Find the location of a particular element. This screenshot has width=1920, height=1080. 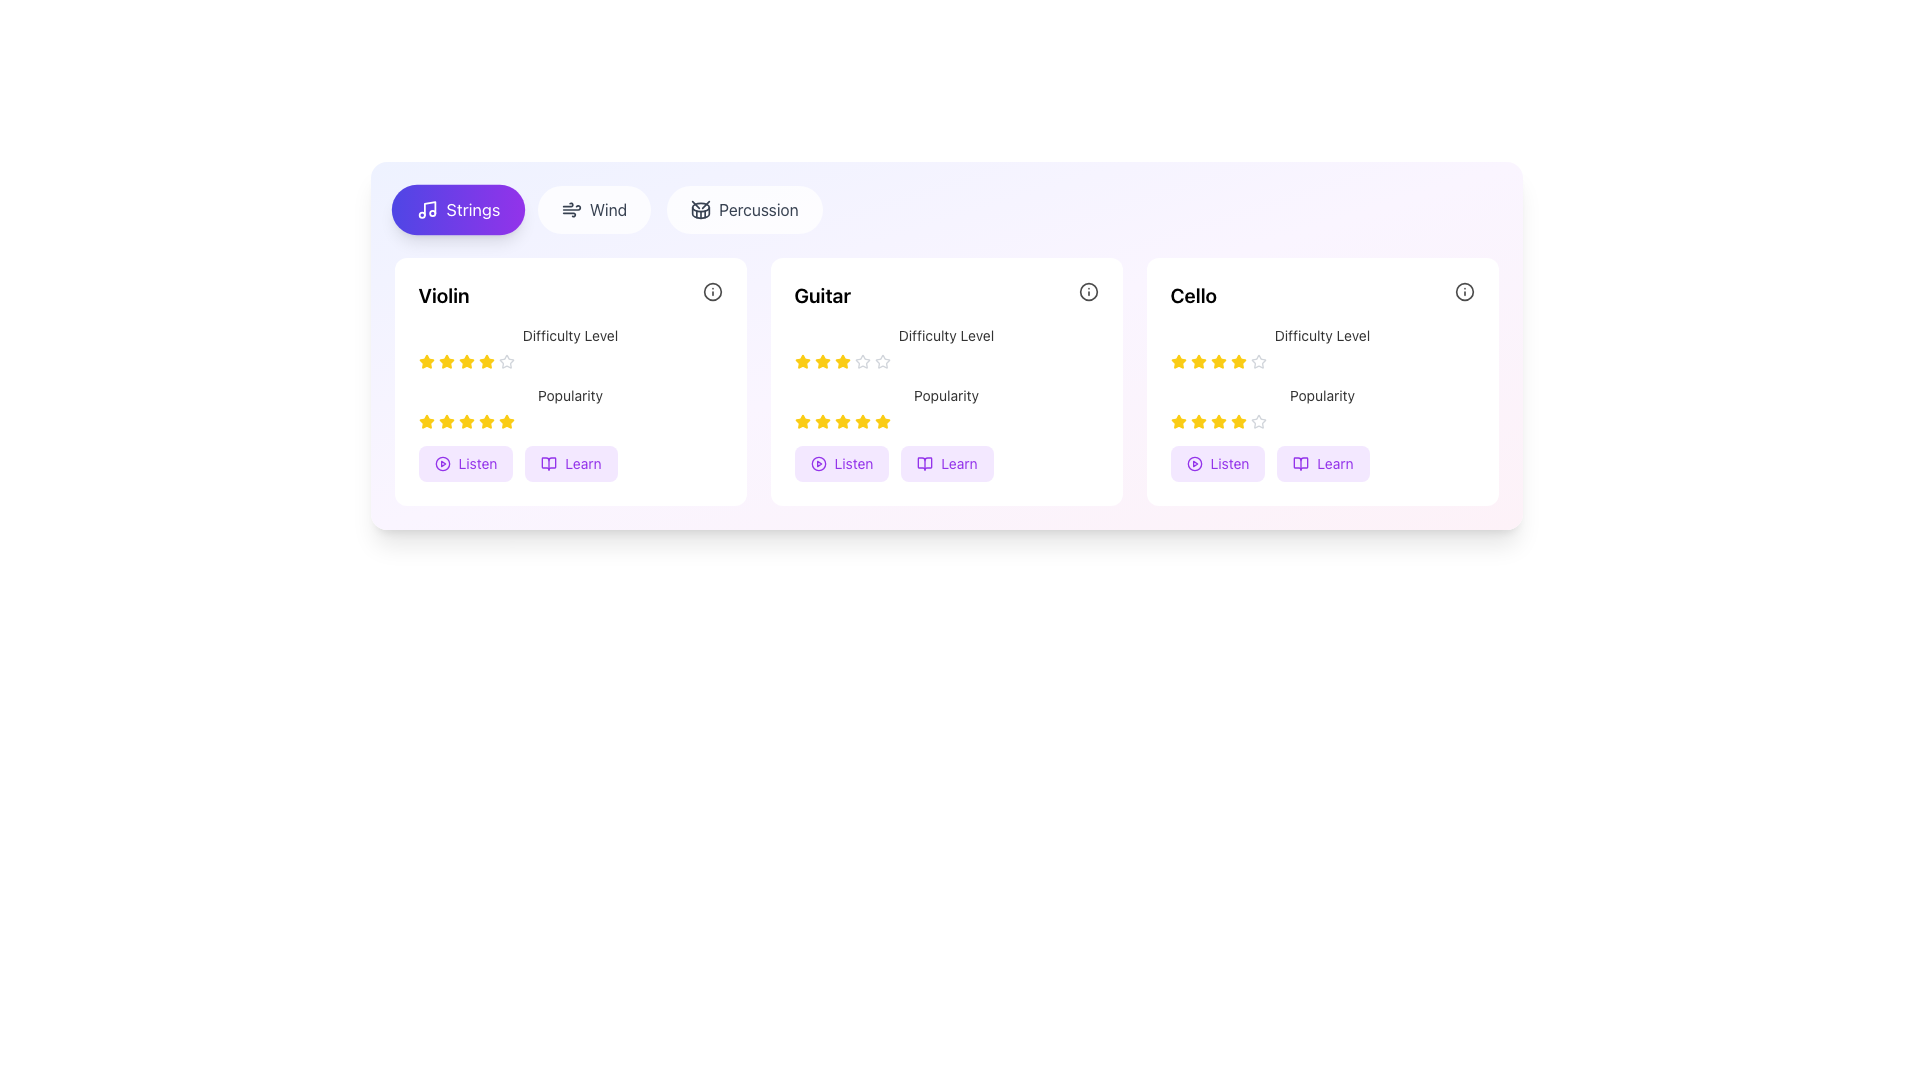

the first yellow star in the 'Difficulty Level' section of the 'Violin' card to interact with the rating is located at coordinates (425, 362).